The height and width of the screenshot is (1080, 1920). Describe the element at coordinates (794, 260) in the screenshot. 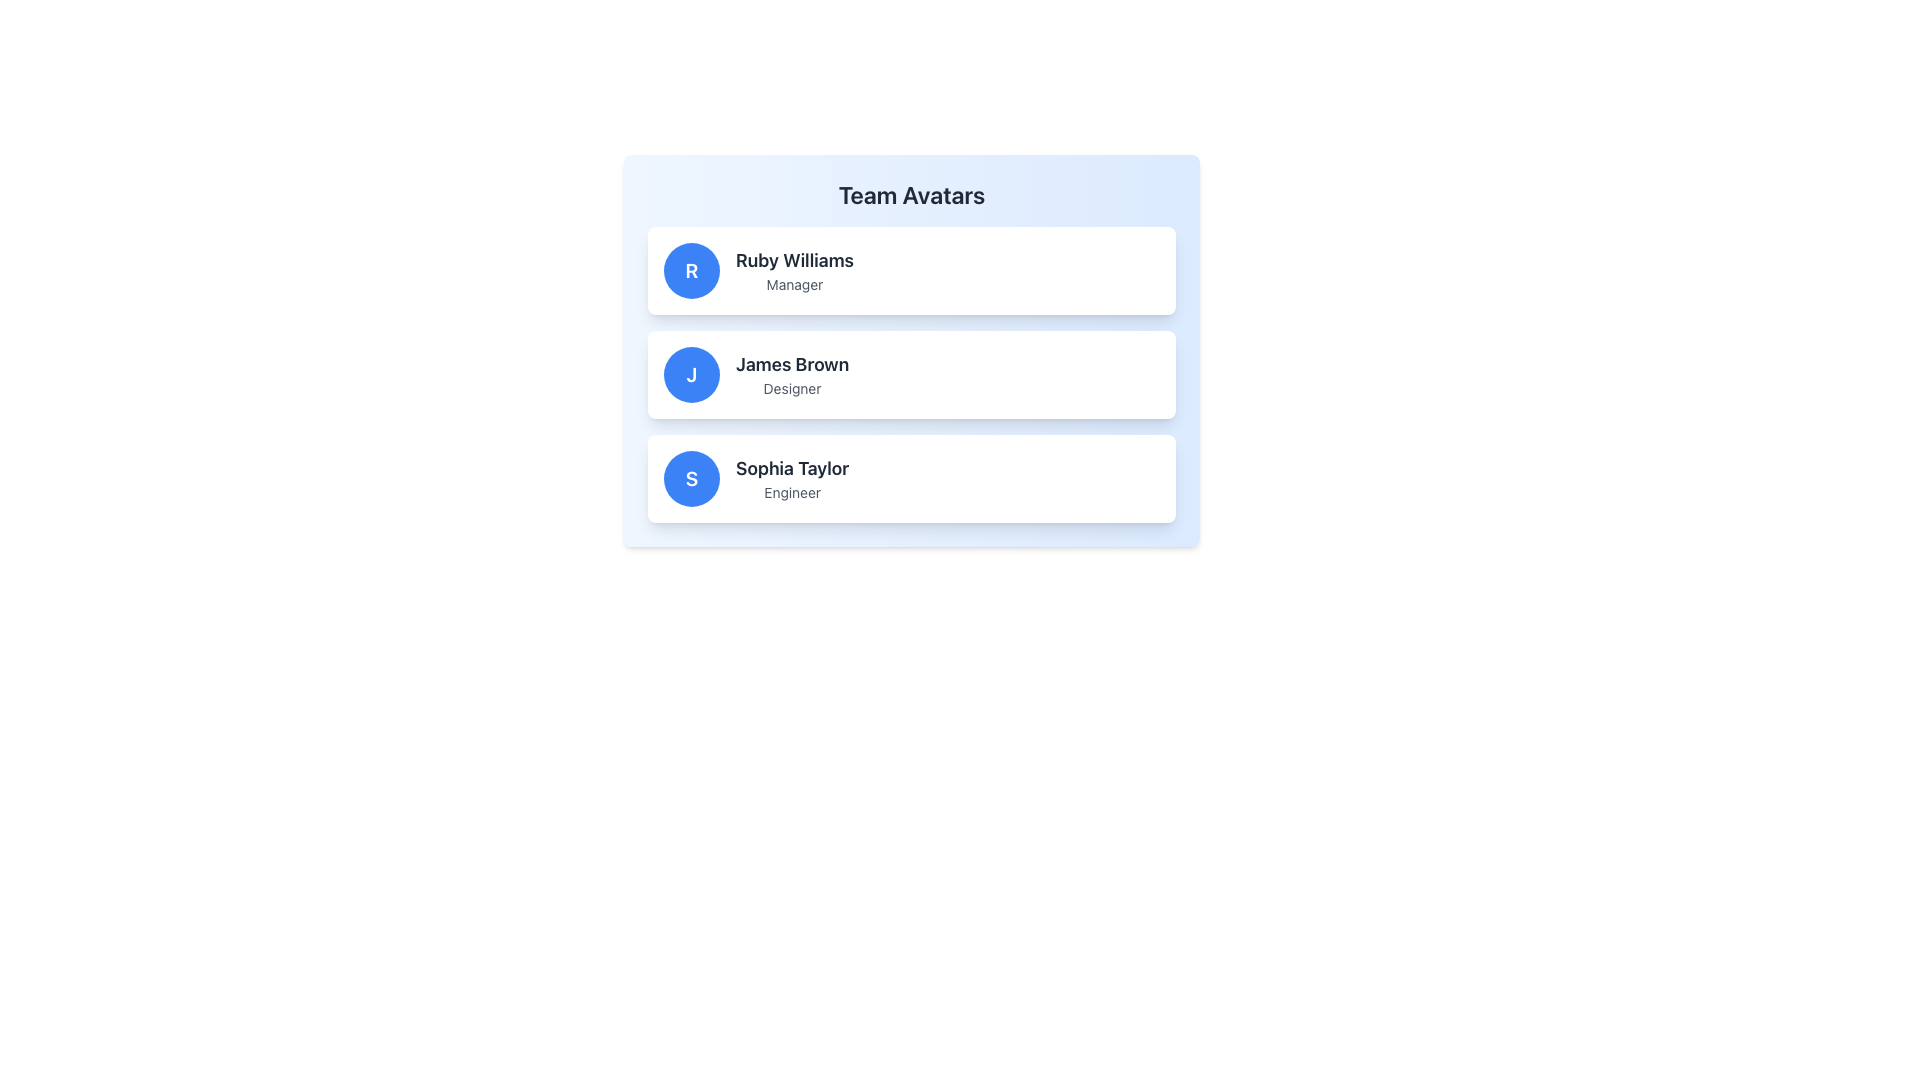

I see `the Text Label that represents the name of an individual in the team member list to initiate a related action such as viewing the profile` at that location.